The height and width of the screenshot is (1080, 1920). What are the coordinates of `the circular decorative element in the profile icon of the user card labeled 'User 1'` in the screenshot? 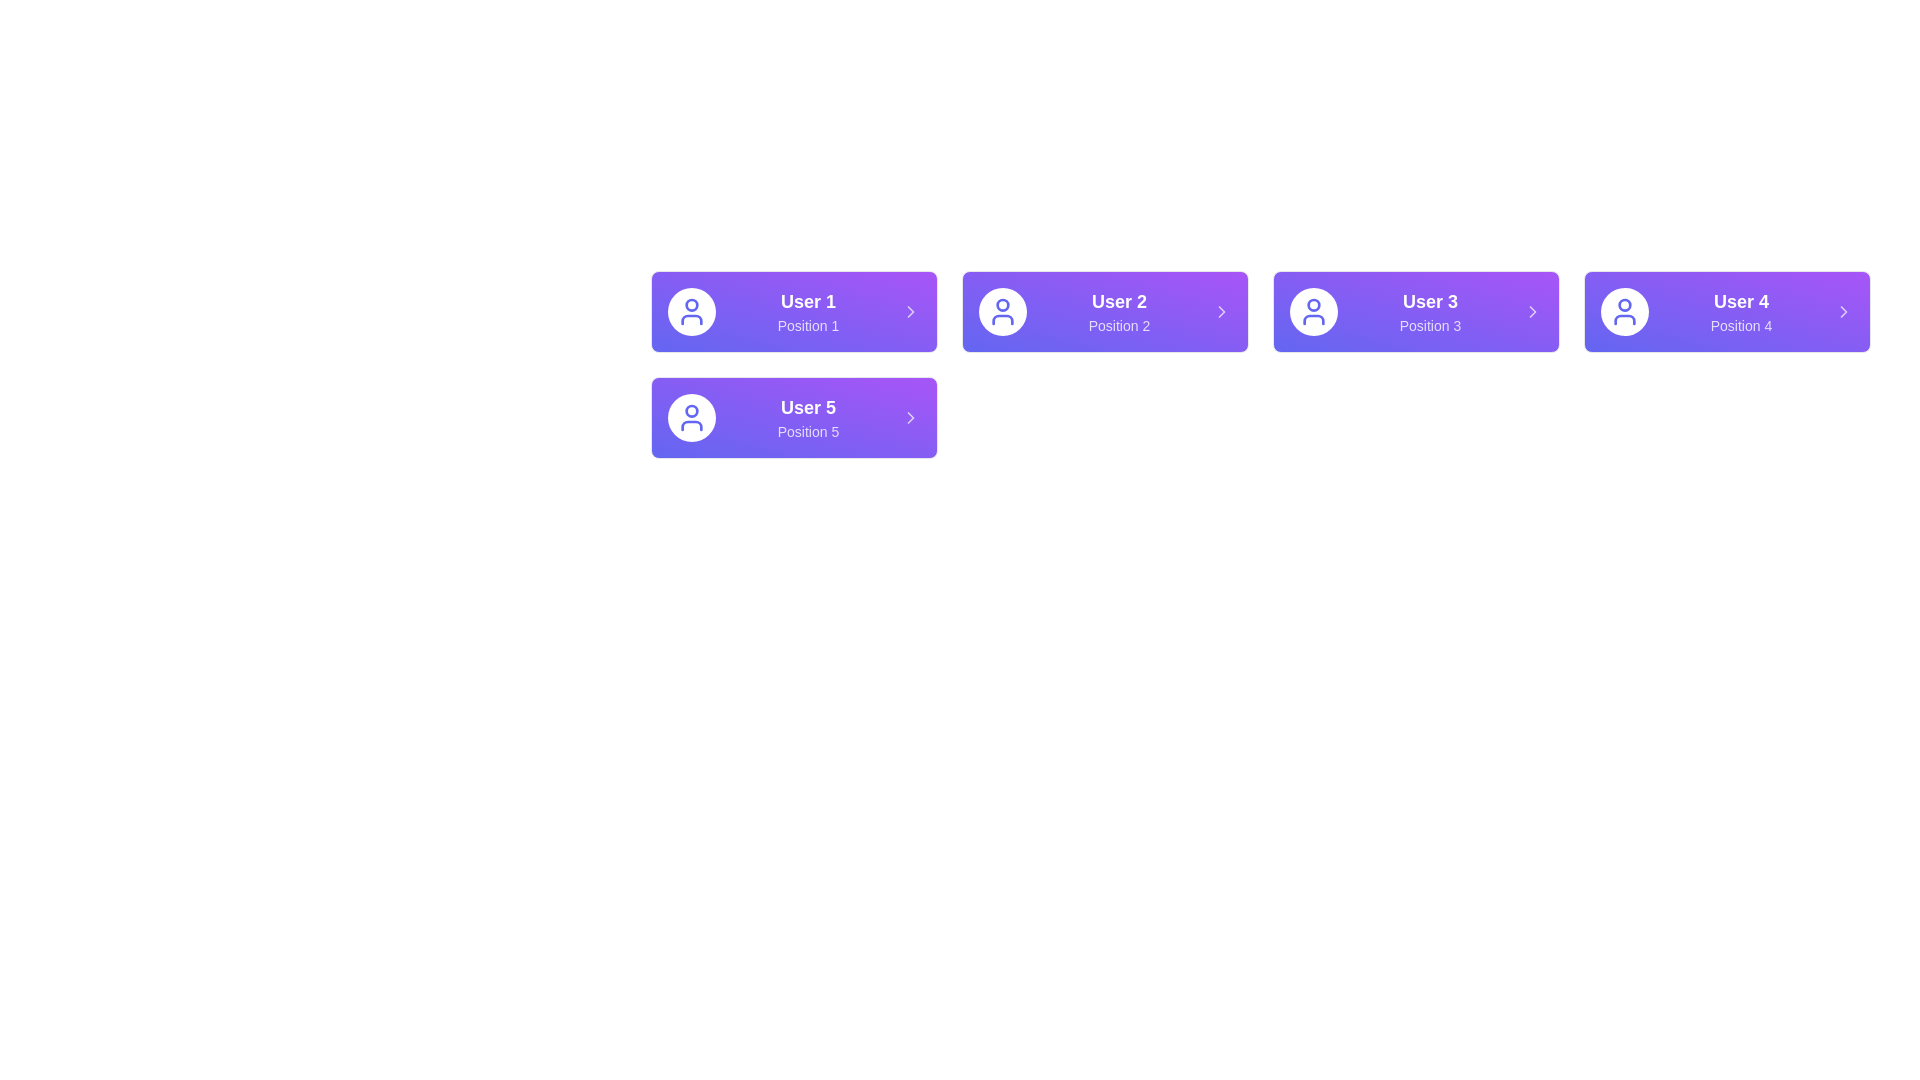 It's located at (691, 304).